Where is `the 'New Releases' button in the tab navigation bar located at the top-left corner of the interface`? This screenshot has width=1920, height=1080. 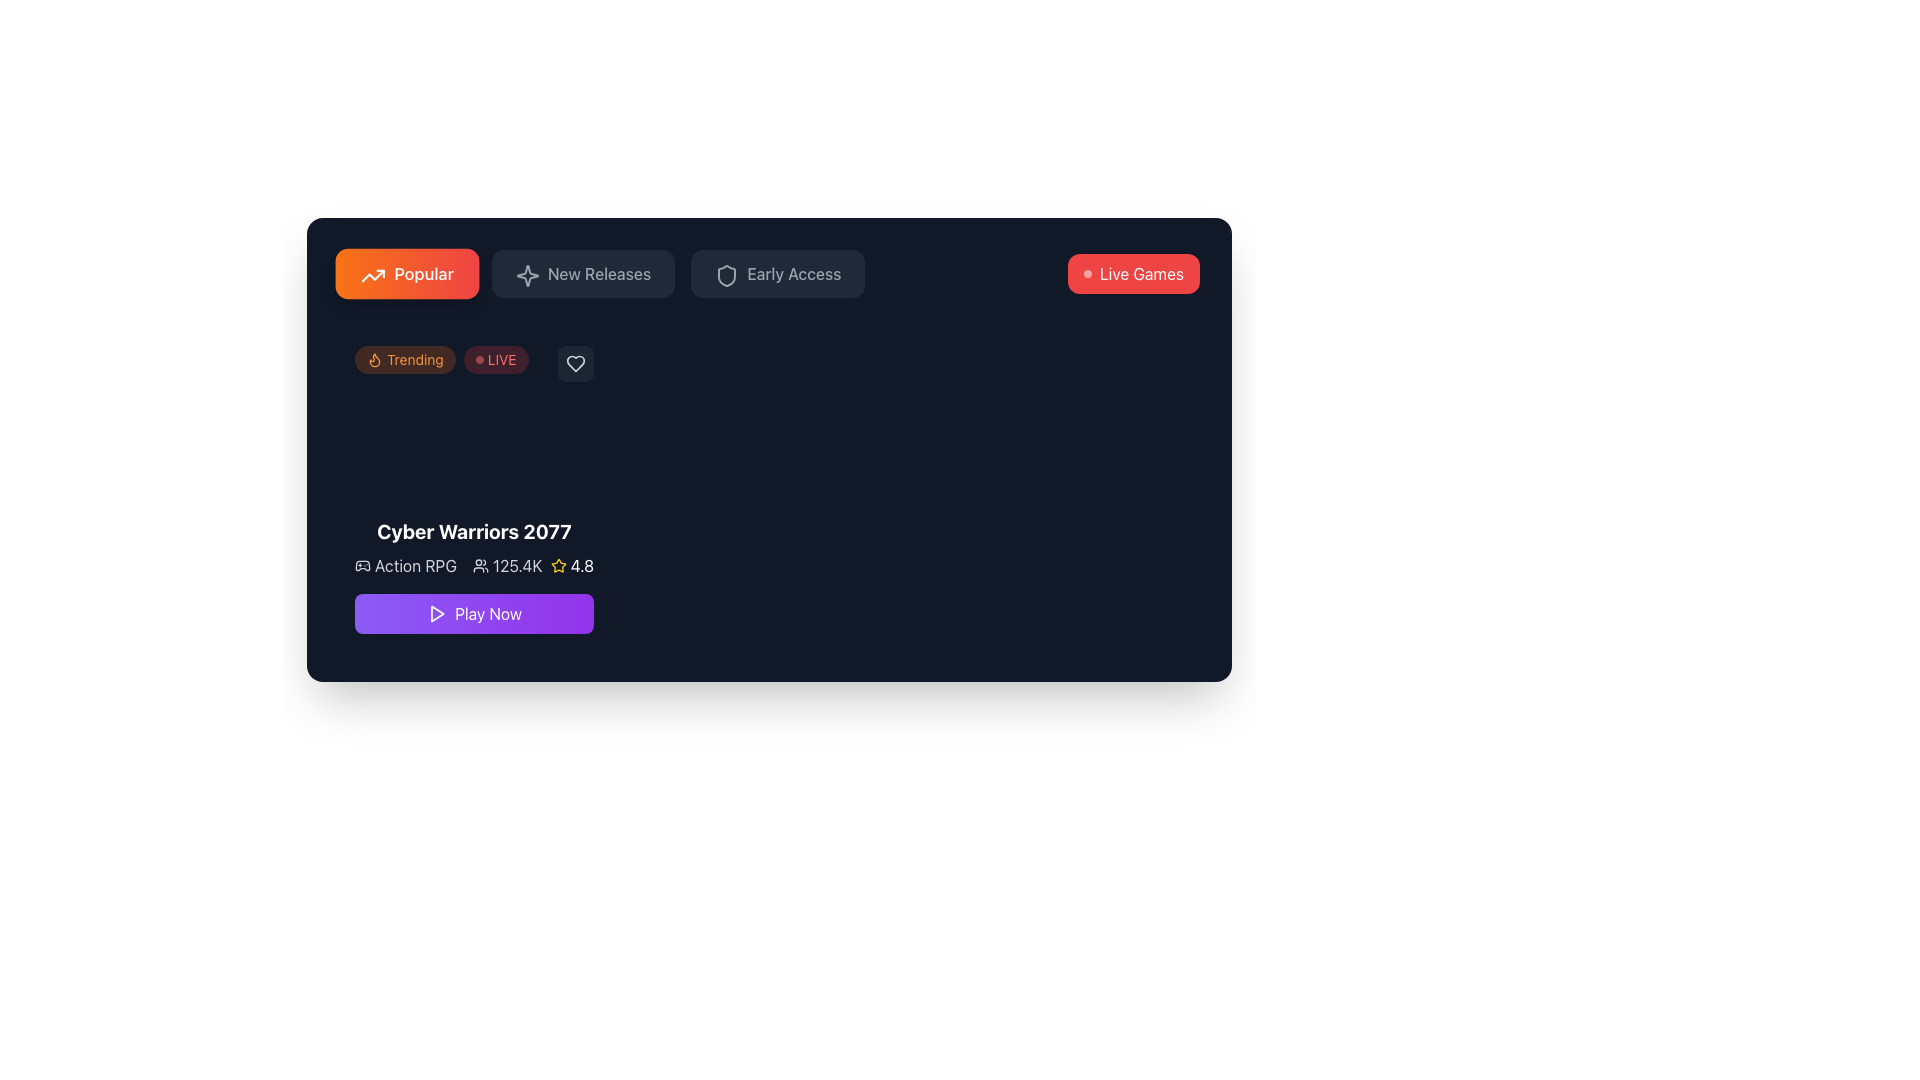
the 'New Releases' button in the tab navigation bar located at the top-left corner of the interface is located at coordinates (601, 273).